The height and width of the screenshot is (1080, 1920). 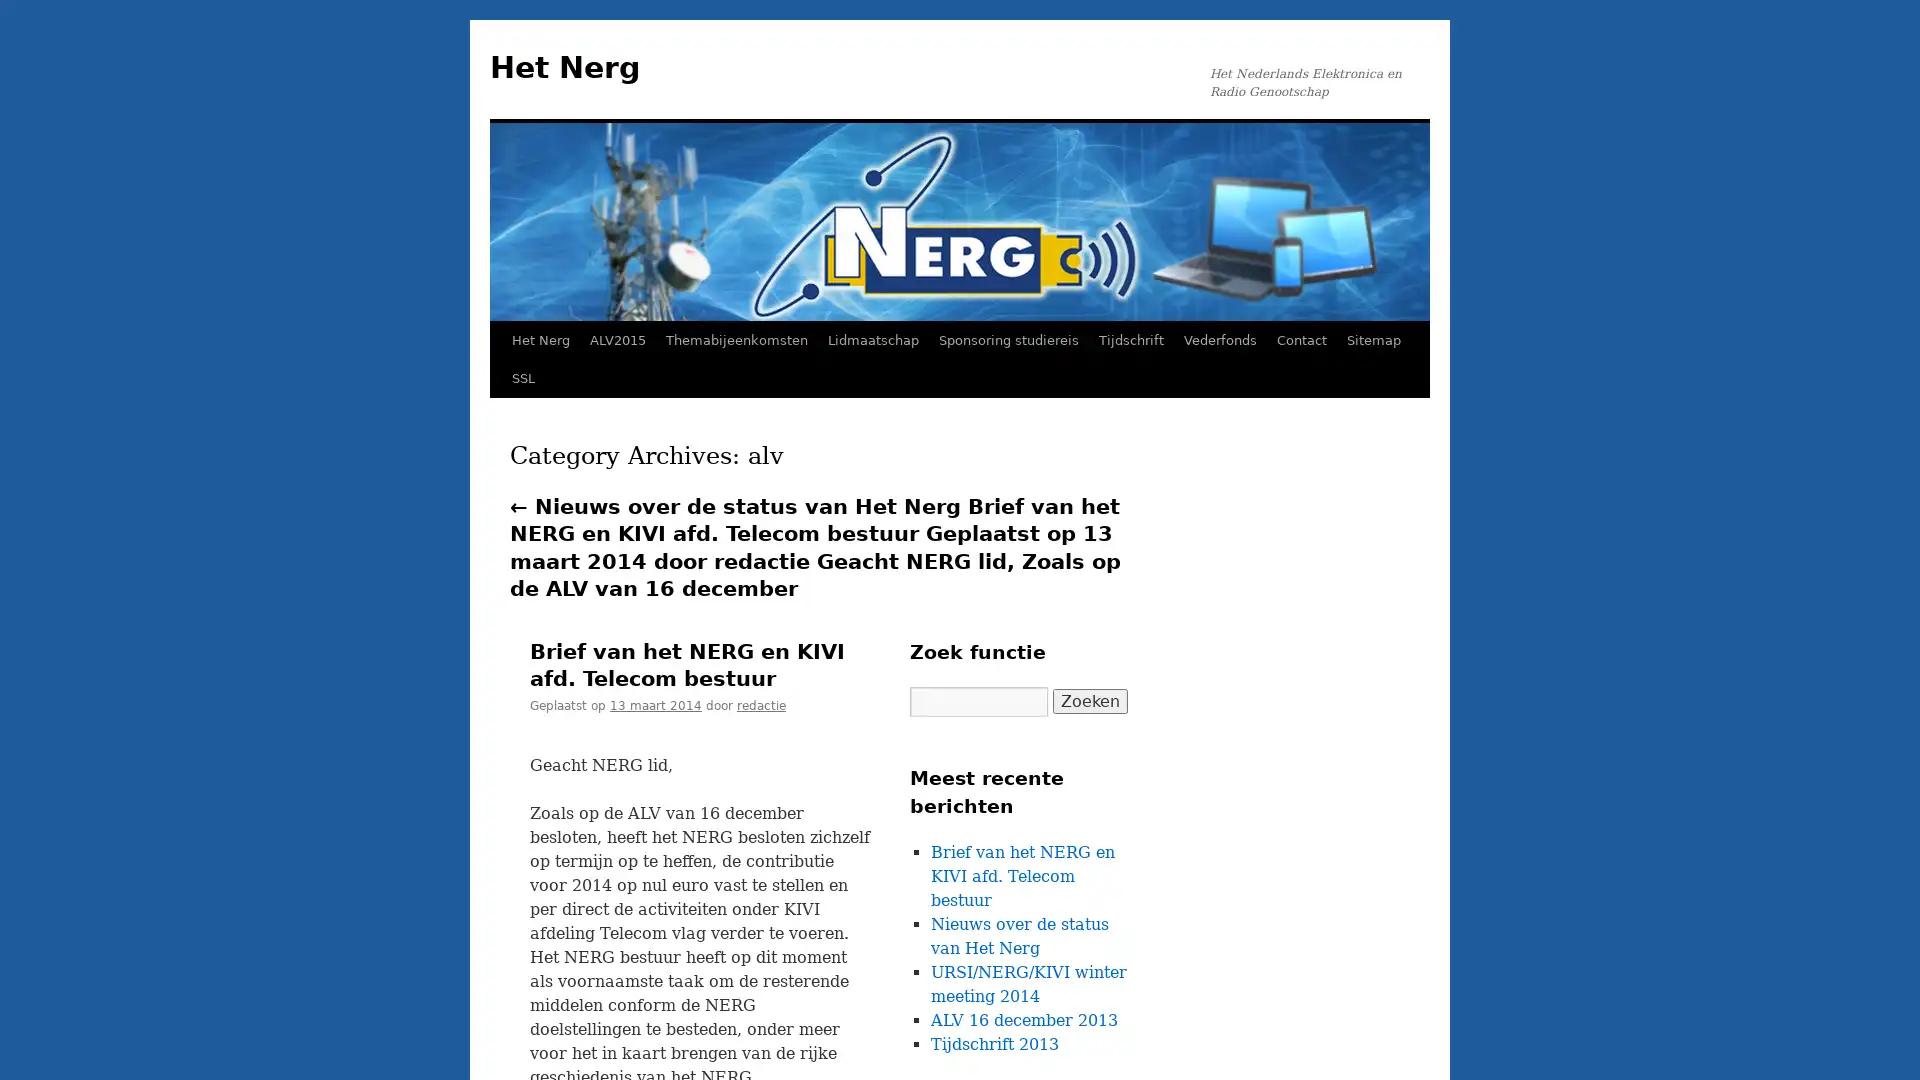 What do you see at coordinates (1089, 700) in the screenshot?
I see `Zoeken` at bounding box center [1089, 700].